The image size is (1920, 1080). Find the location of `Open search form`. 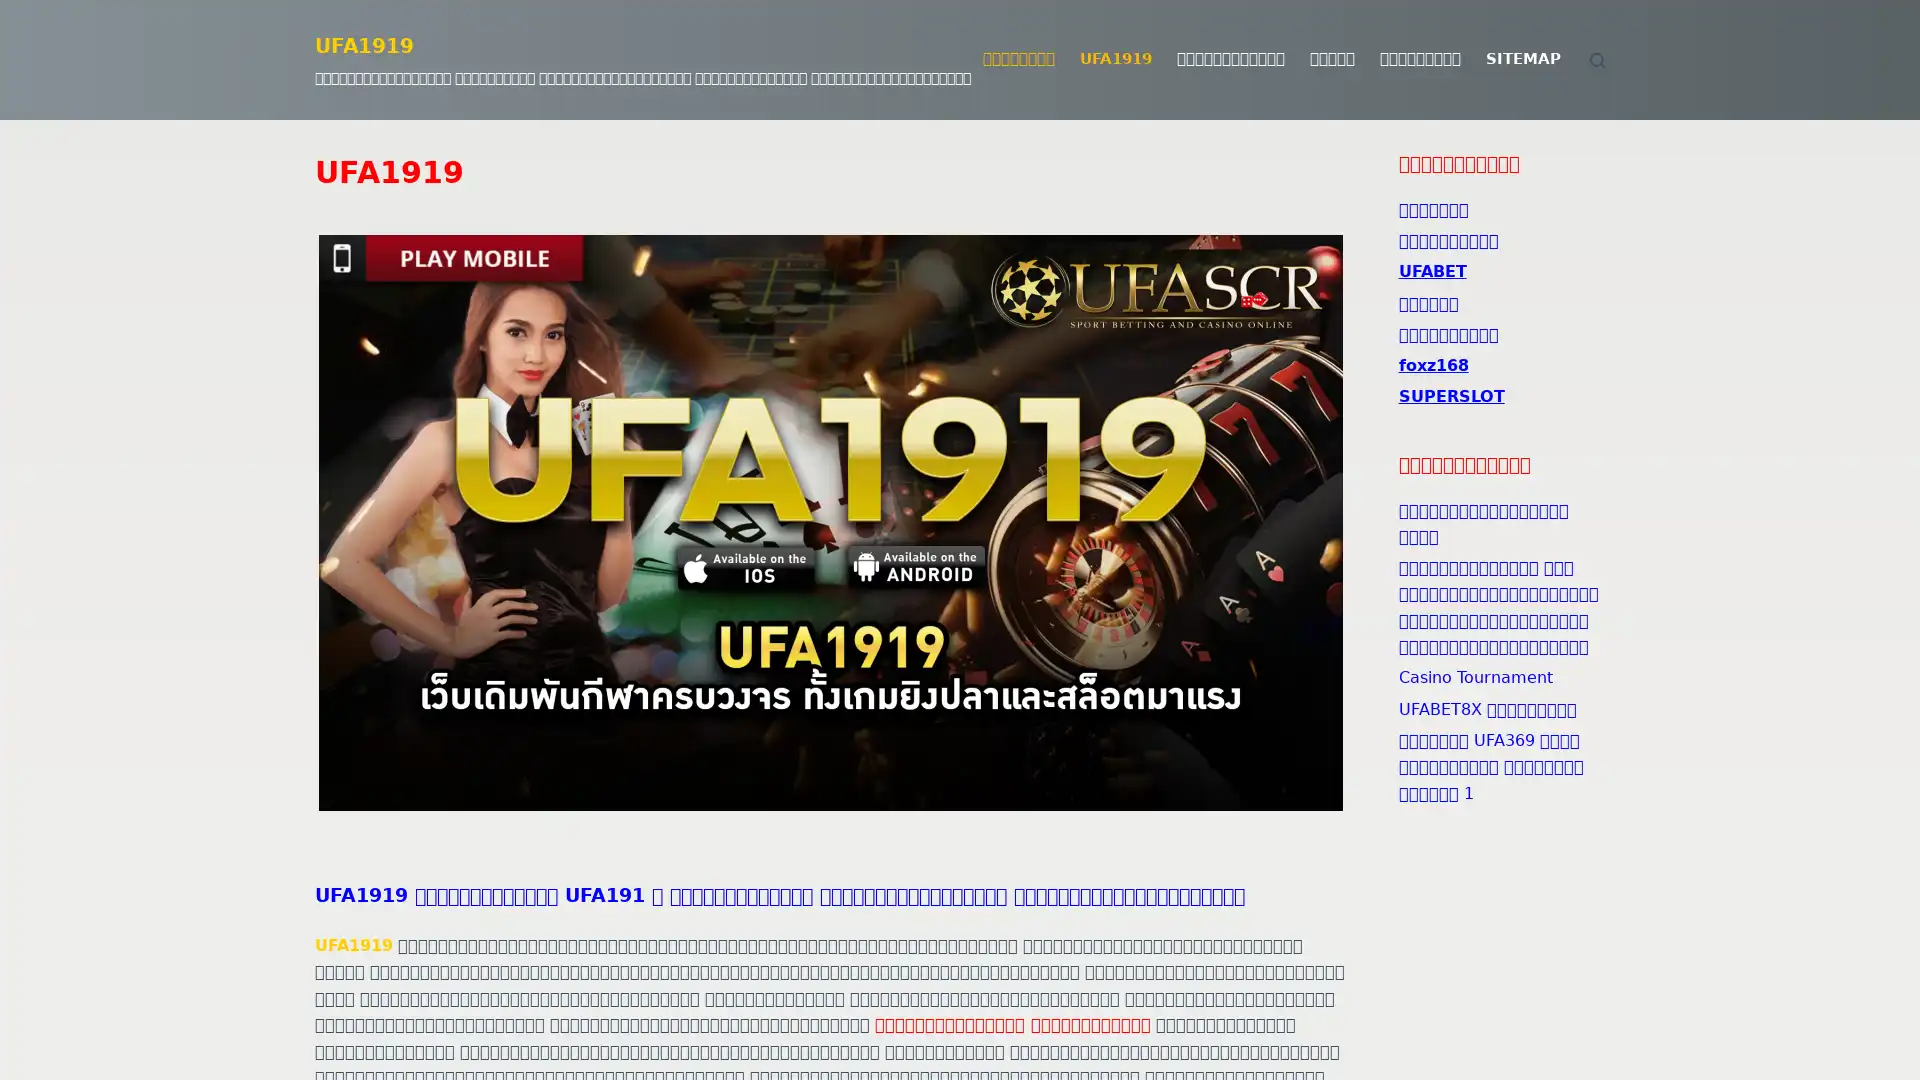

Open search form is located at coordinates (1596, 58).